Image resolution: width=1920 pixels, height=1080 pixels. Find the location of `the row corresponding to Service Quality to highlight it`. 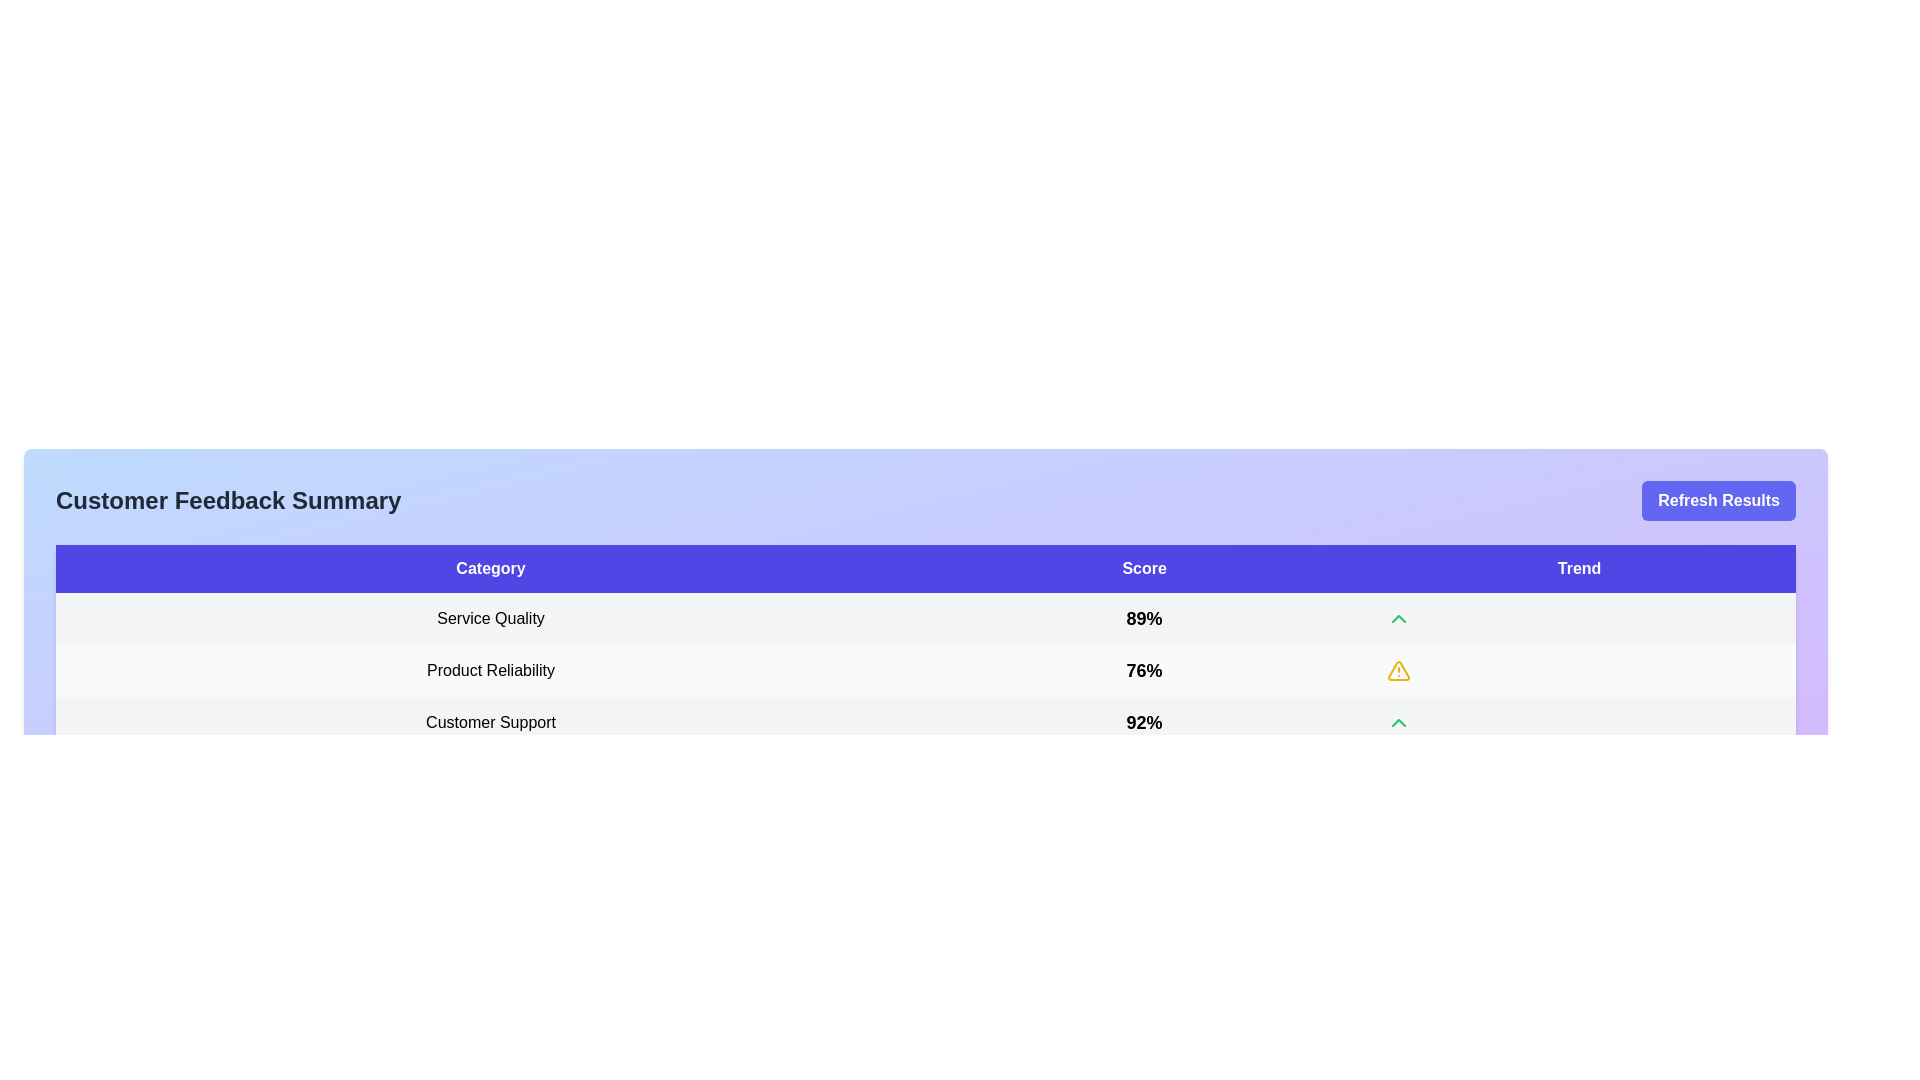

the row corresponding to Service Quality to highlight it is located at coordinates (925, 617).